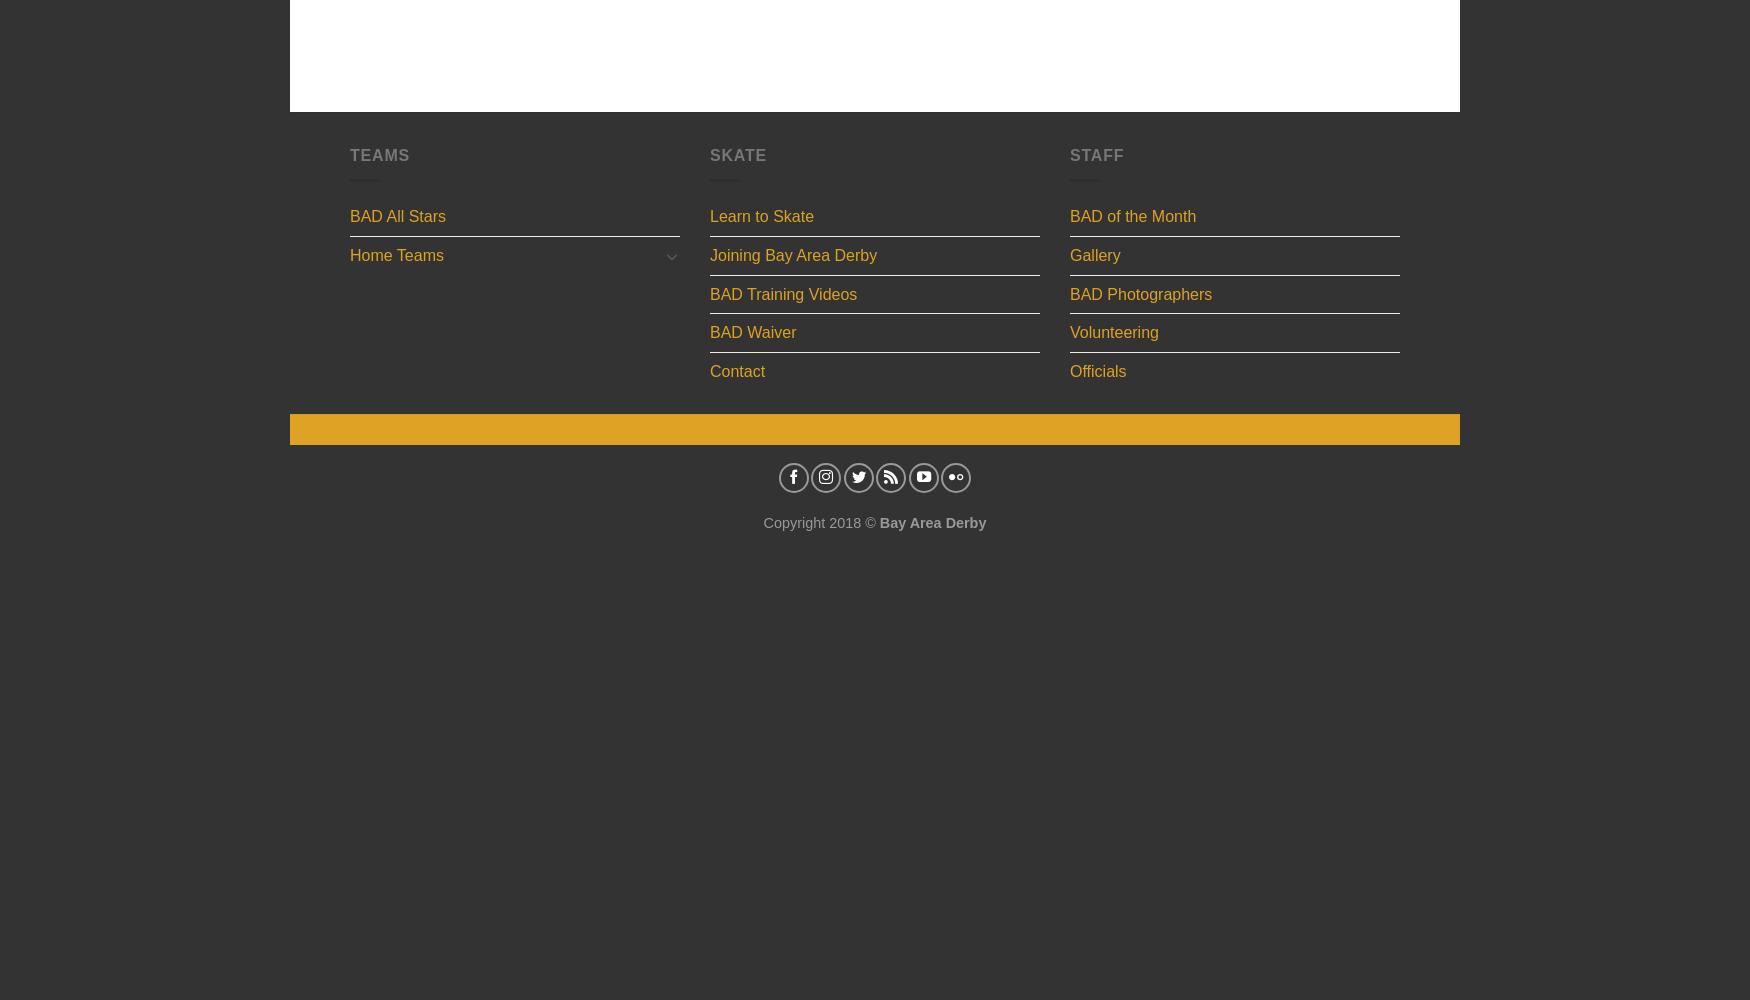 The height and width of the screenshot is (1000, 1750). I want to click on 'STAFF', so click(1097, 155).